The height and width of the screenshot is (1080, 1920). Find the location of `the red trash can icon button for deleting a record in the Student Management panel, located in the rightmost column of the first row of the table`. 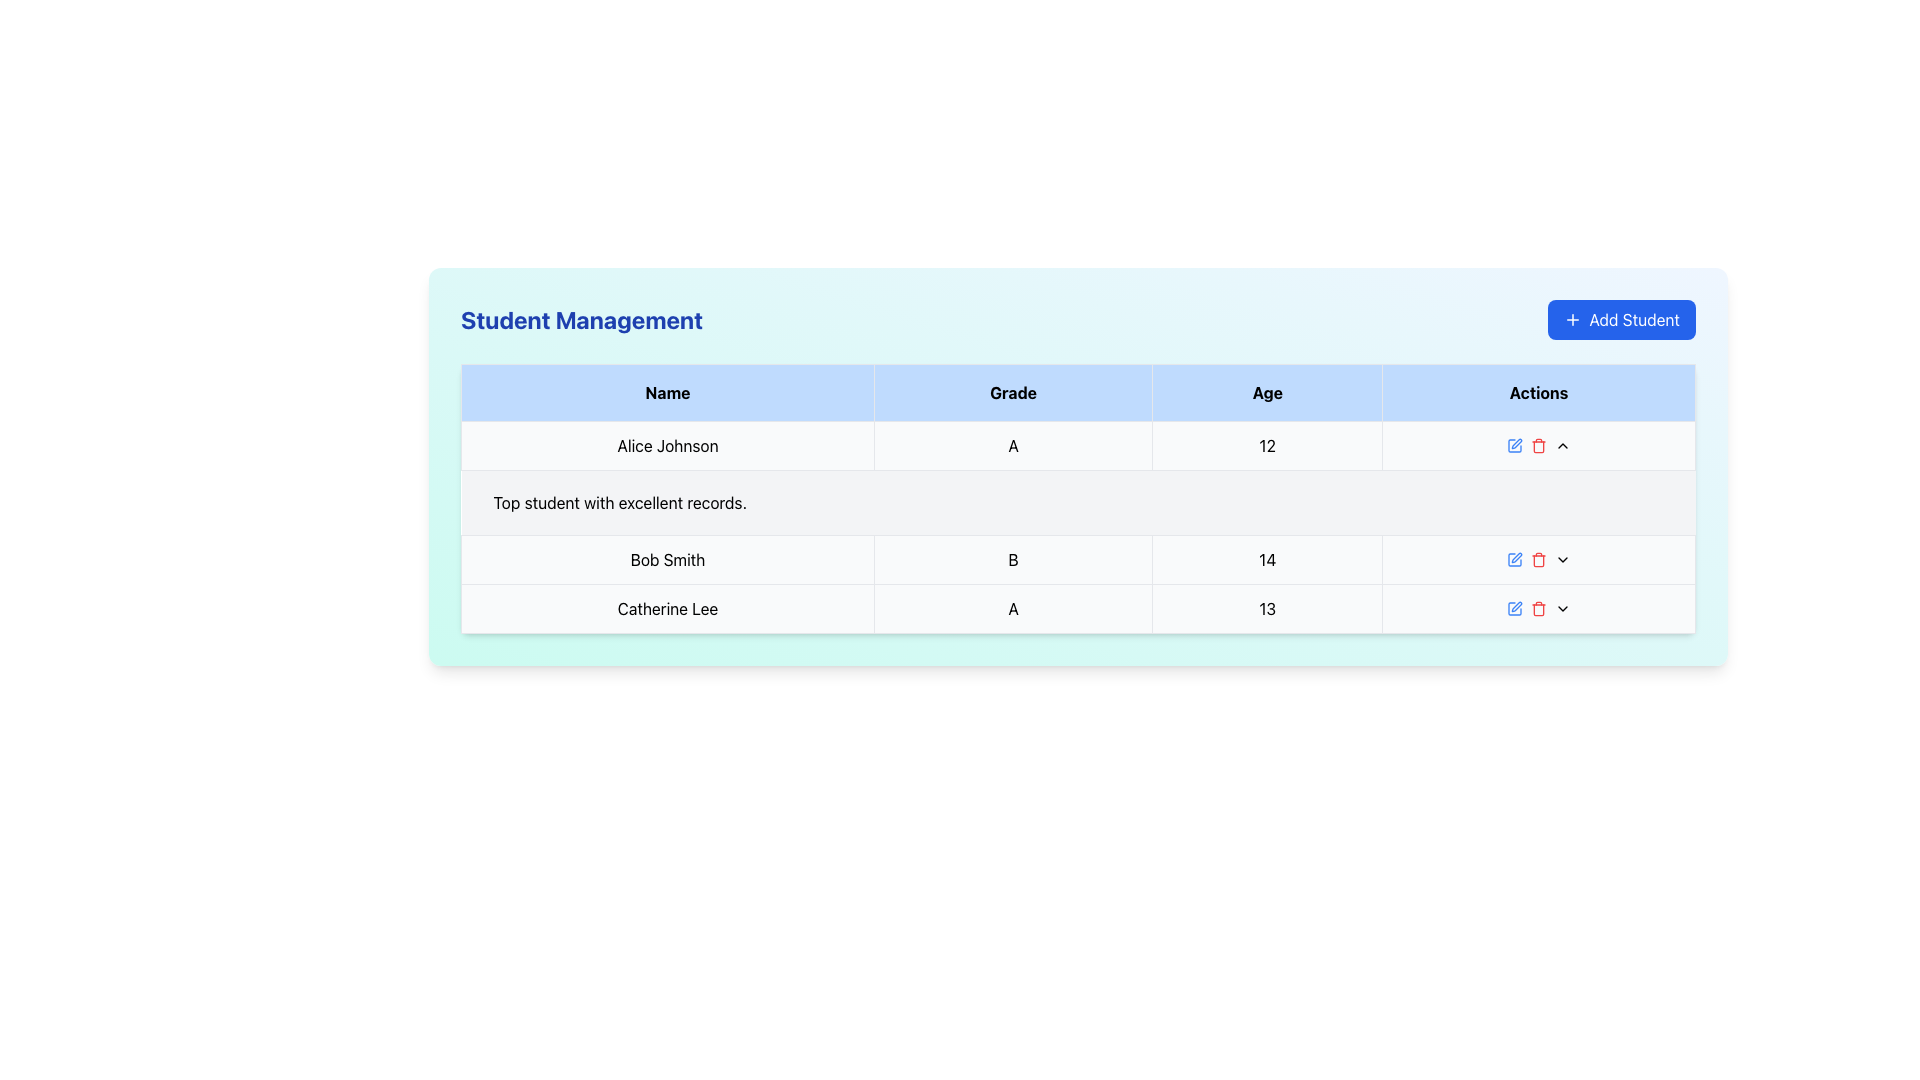

the red trash can icon button for deleting a record in the Student Management panel, located in the rightmost column of the first row of the table is located at coordinates (1538, 445).